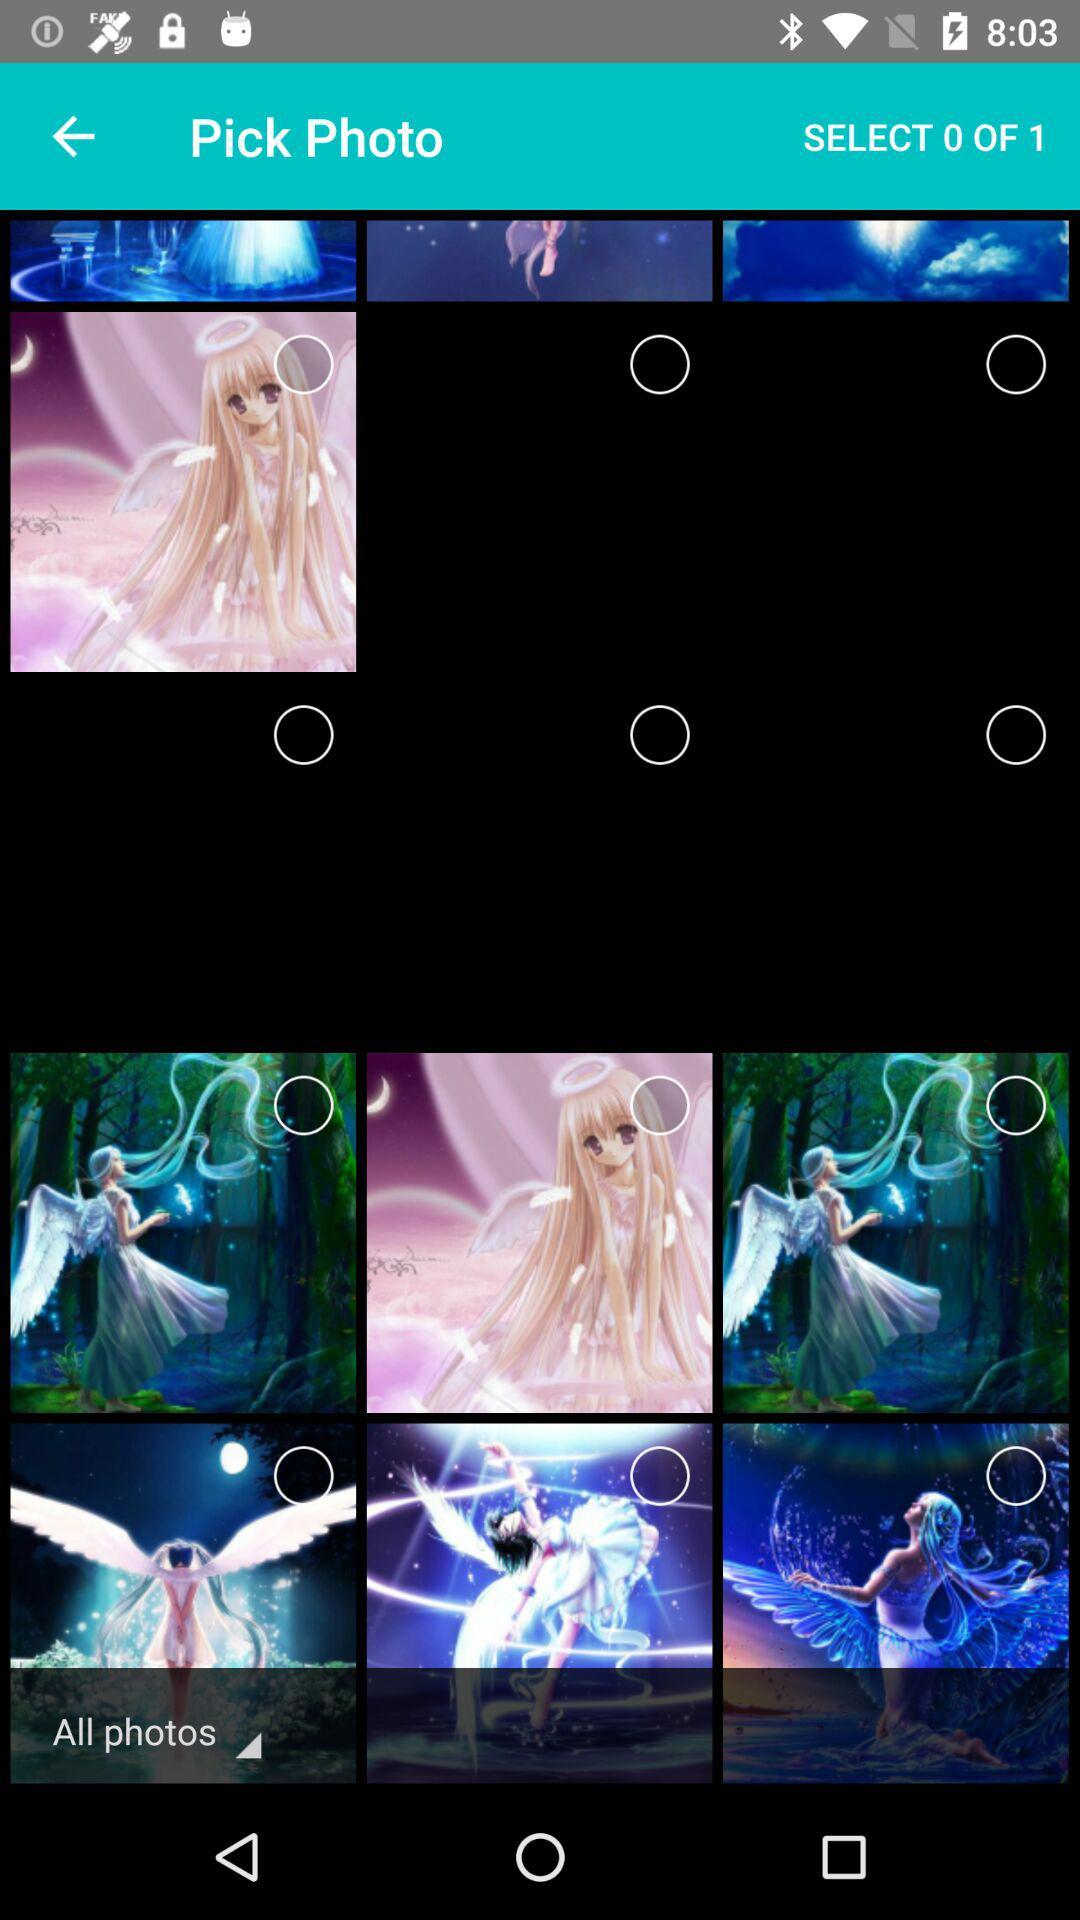 The image size is (1080, 1920). What do you see at coordinates (1016, 364) in the screenshot?
I see `sekect that photo` at bounding box center [1016, 364].